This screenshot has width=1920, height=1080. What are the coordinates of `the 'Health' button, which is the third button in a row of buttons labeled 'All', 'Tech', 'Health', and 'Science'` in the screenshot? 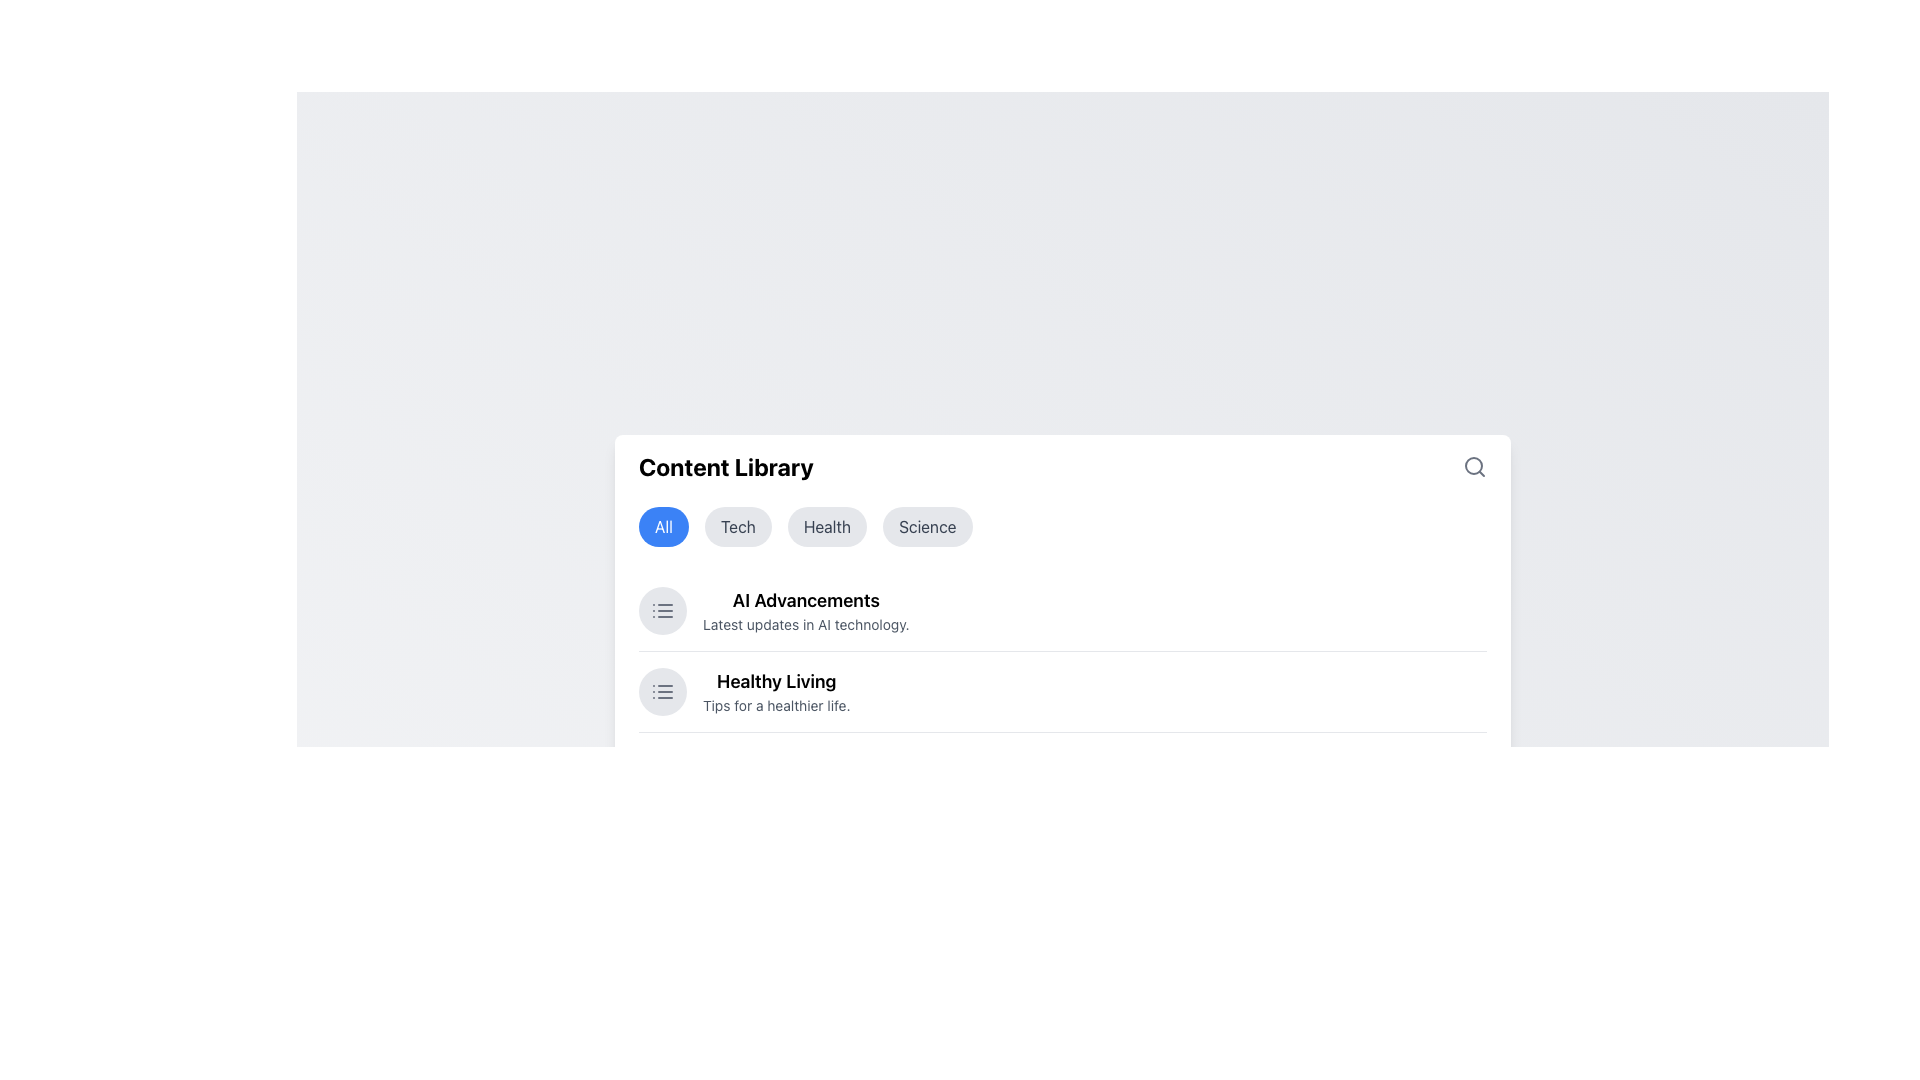 It's located at (827, 526).